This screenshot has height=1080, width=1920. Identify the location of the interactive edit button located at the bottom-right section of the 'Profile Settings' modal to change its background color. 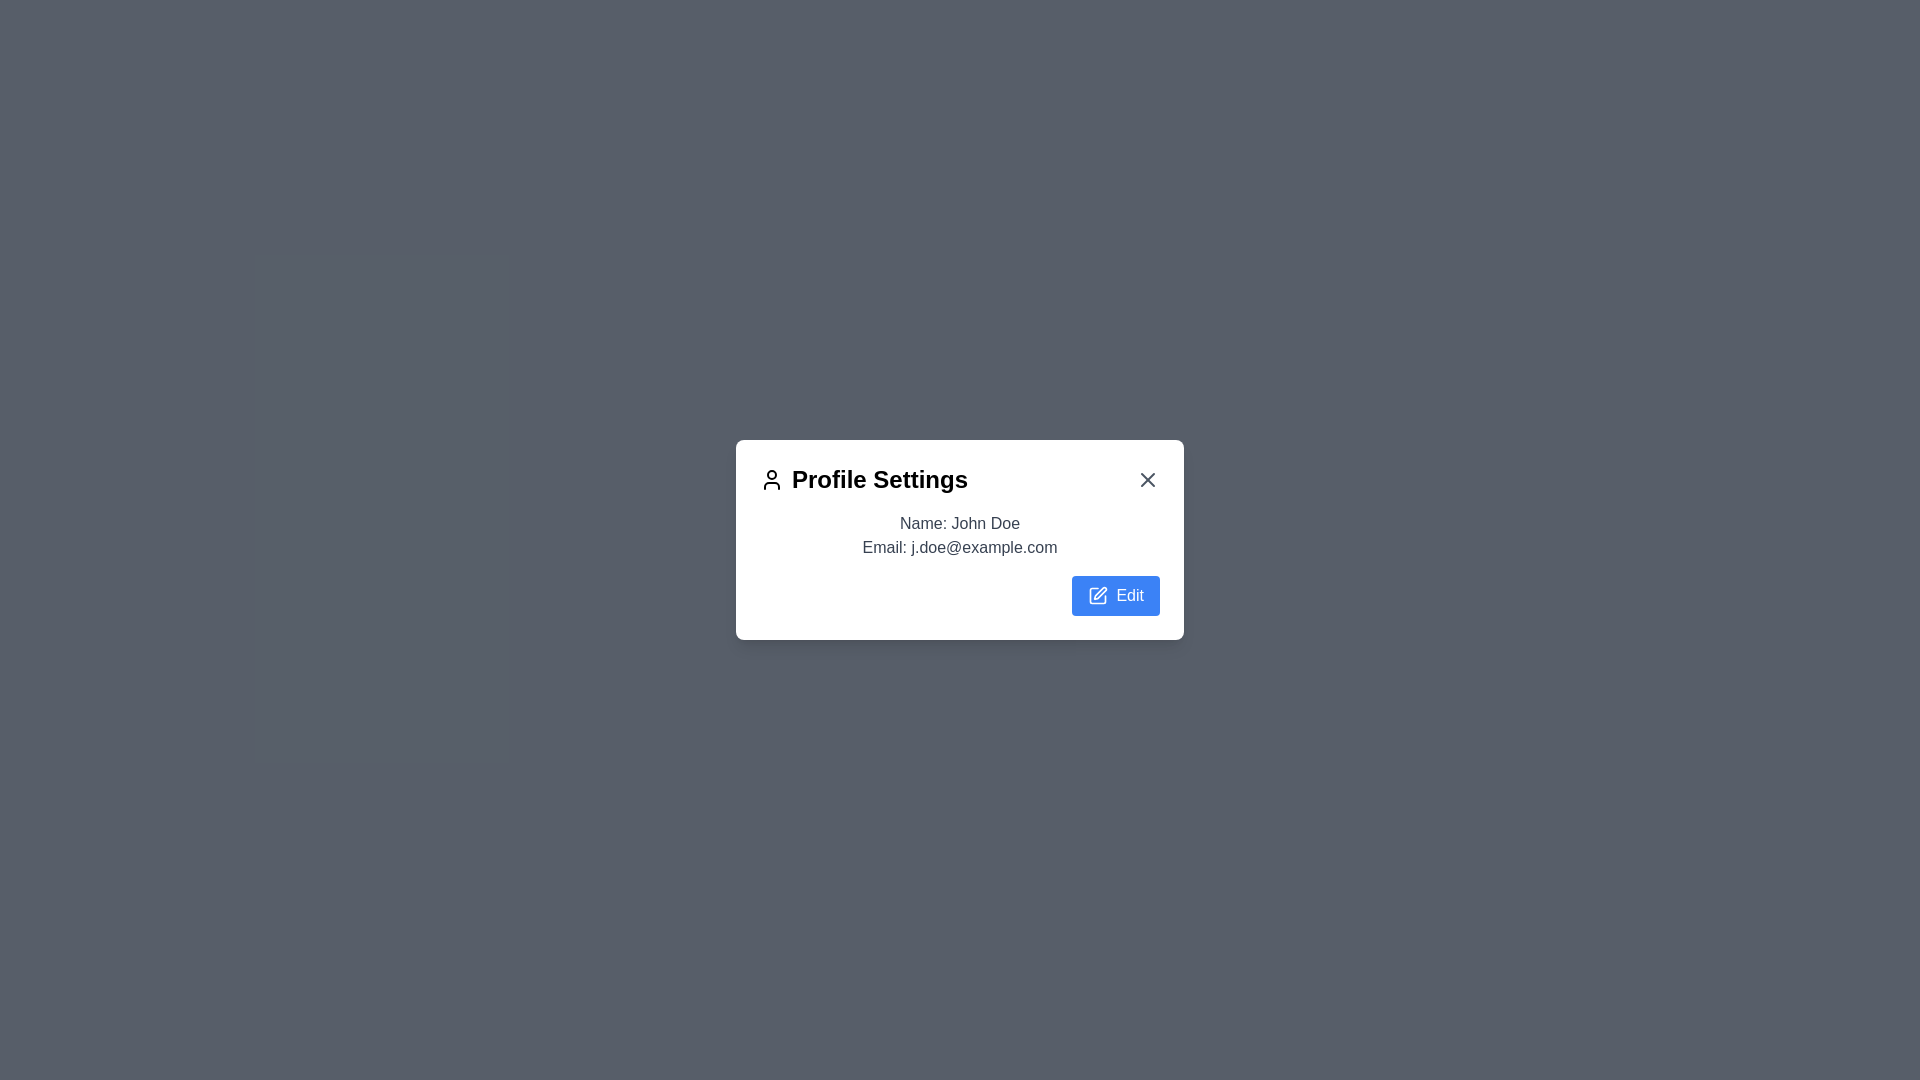
(1115, 595).